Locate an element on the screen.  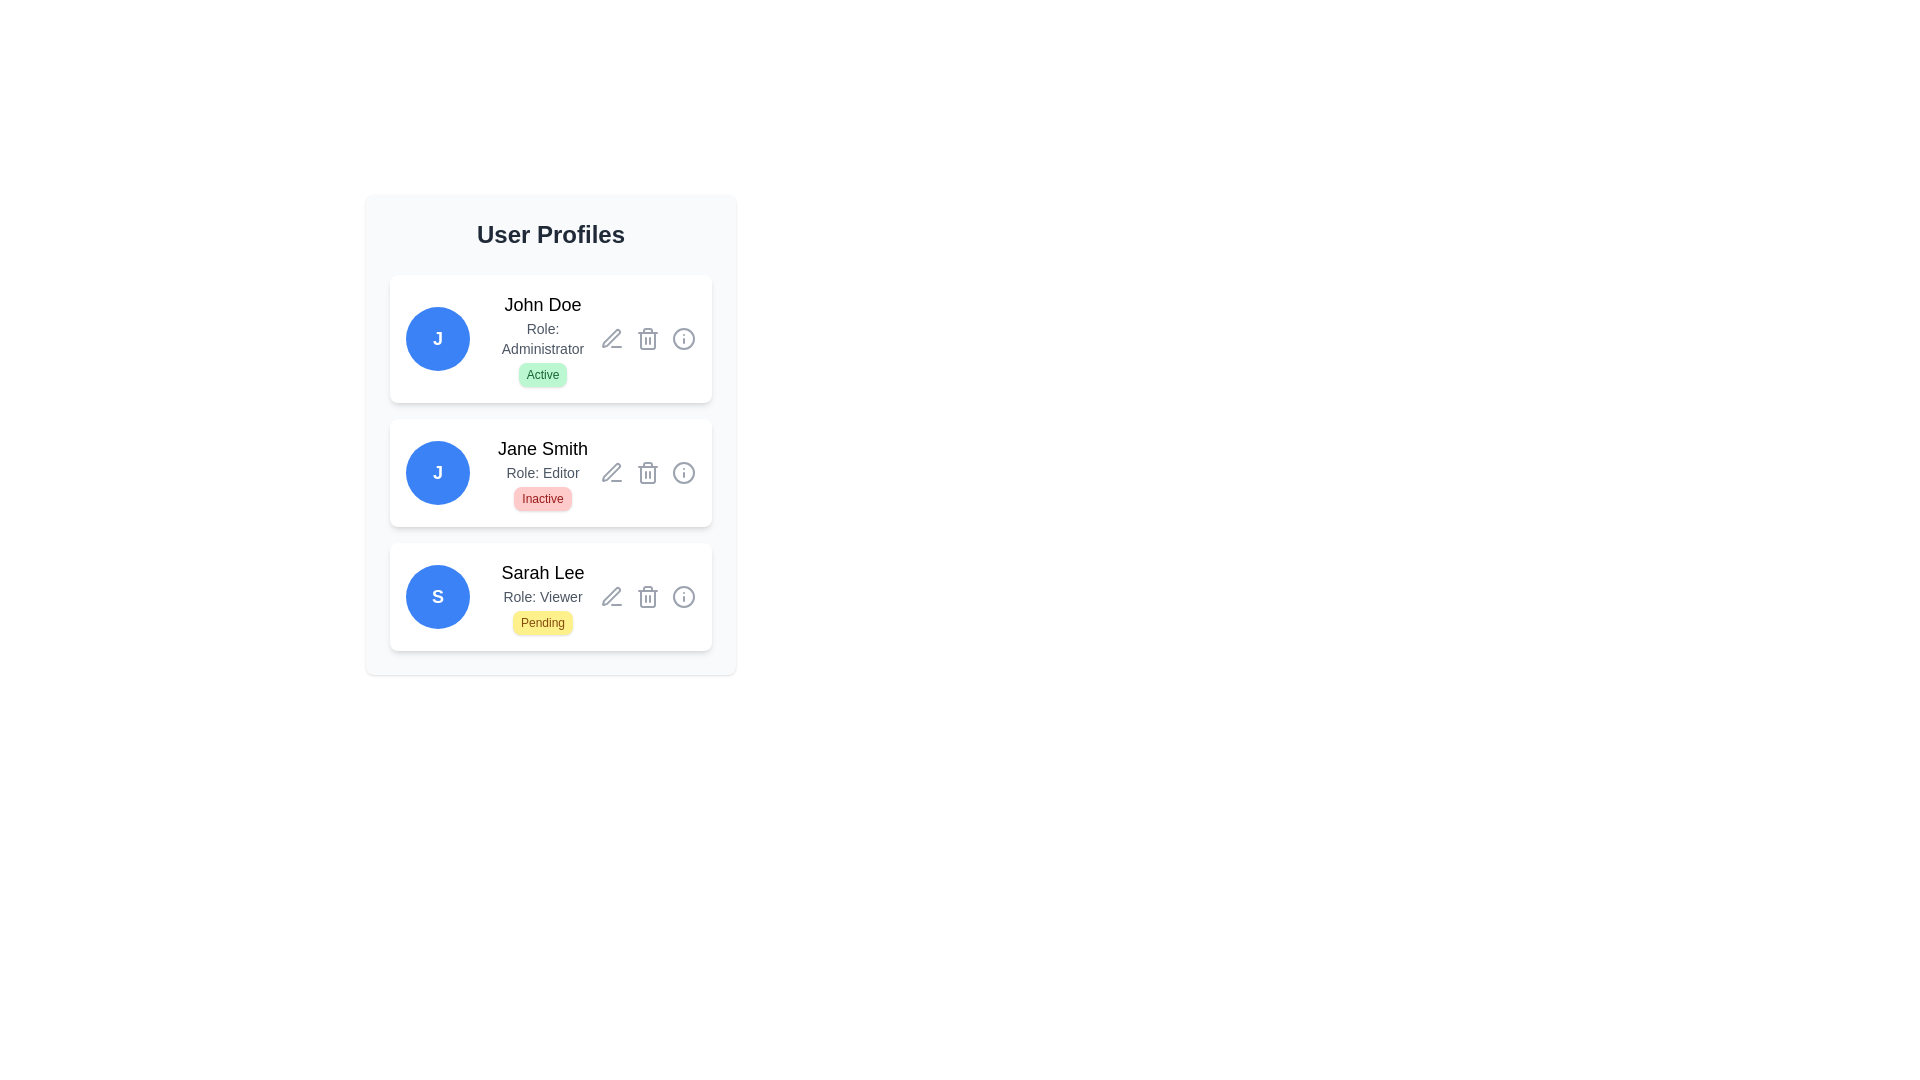
the trash bin icon is located at coordinates (648, 596).